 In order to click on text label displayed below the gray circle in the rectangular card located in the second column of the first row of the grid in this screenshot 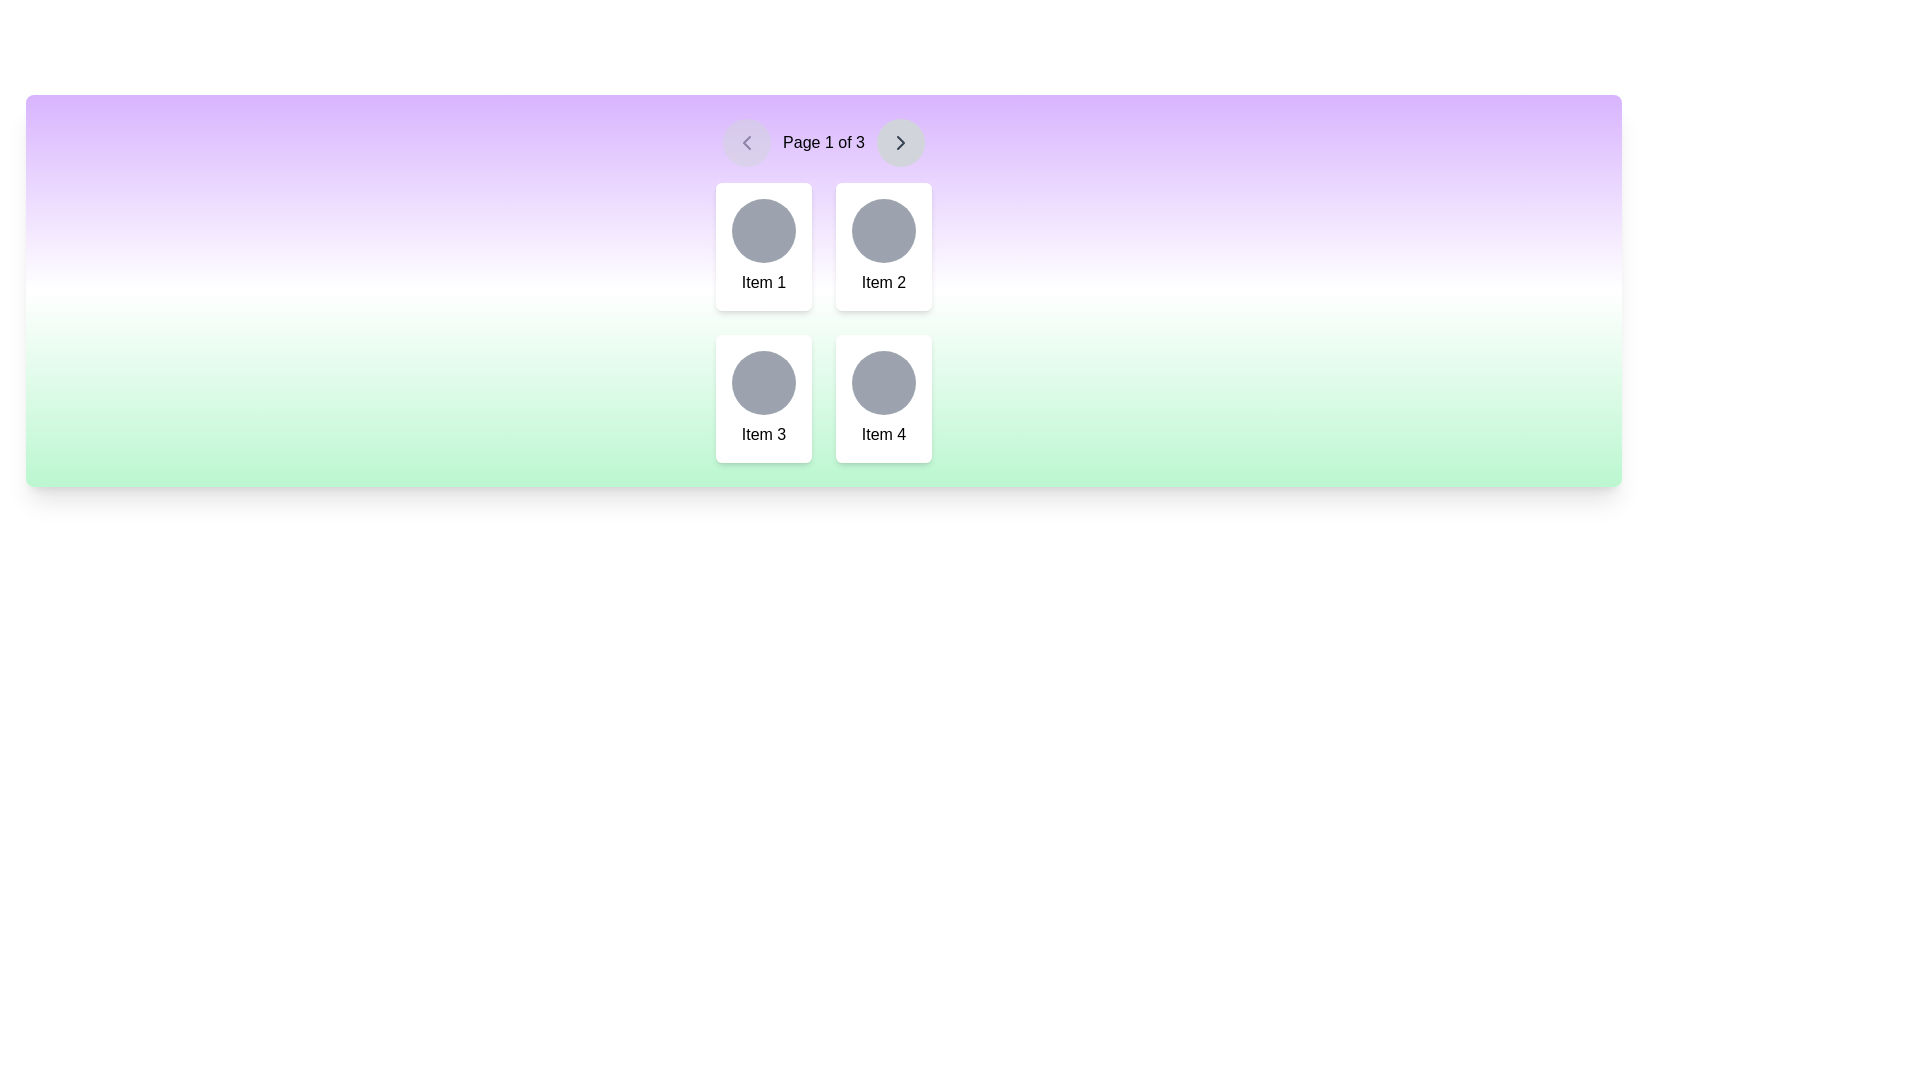, I will do `click(882, 282)`.